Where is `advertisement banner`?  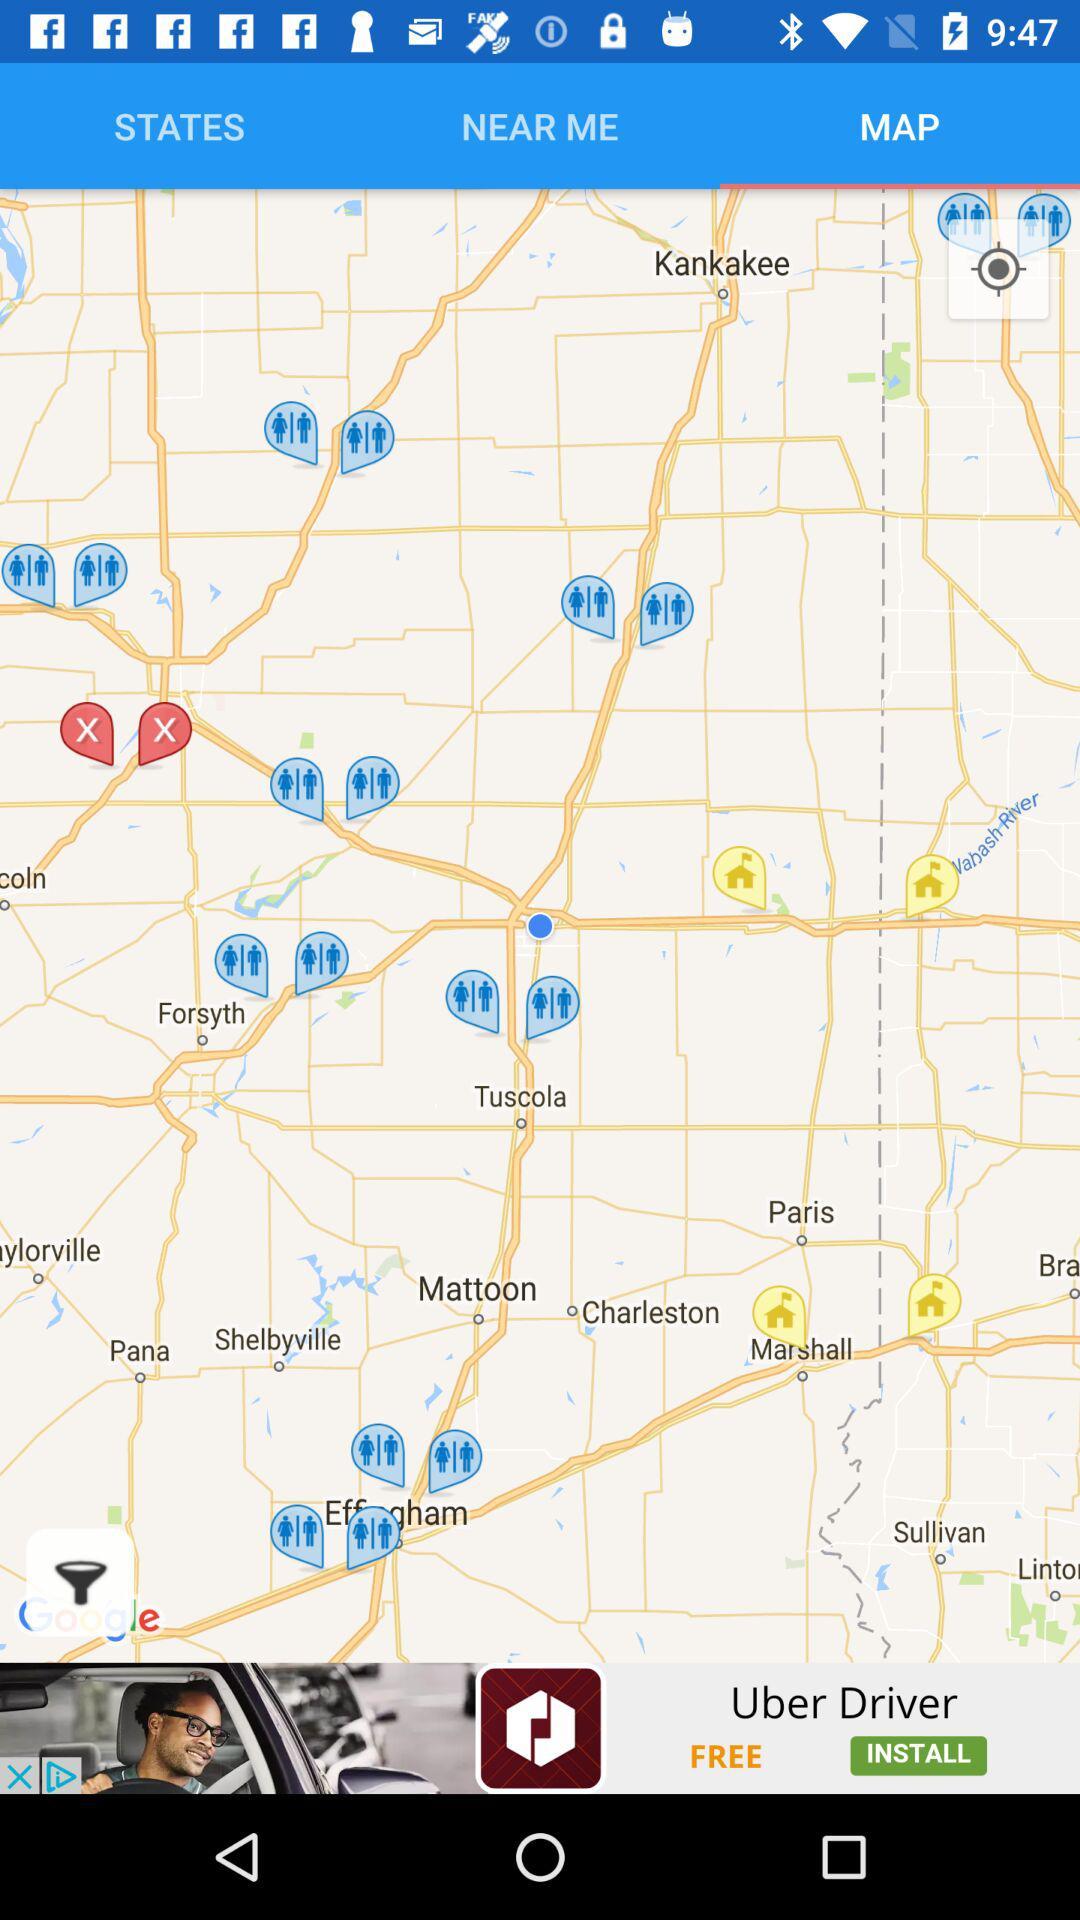 advertisement banner is located at coordinates (540, 1727).